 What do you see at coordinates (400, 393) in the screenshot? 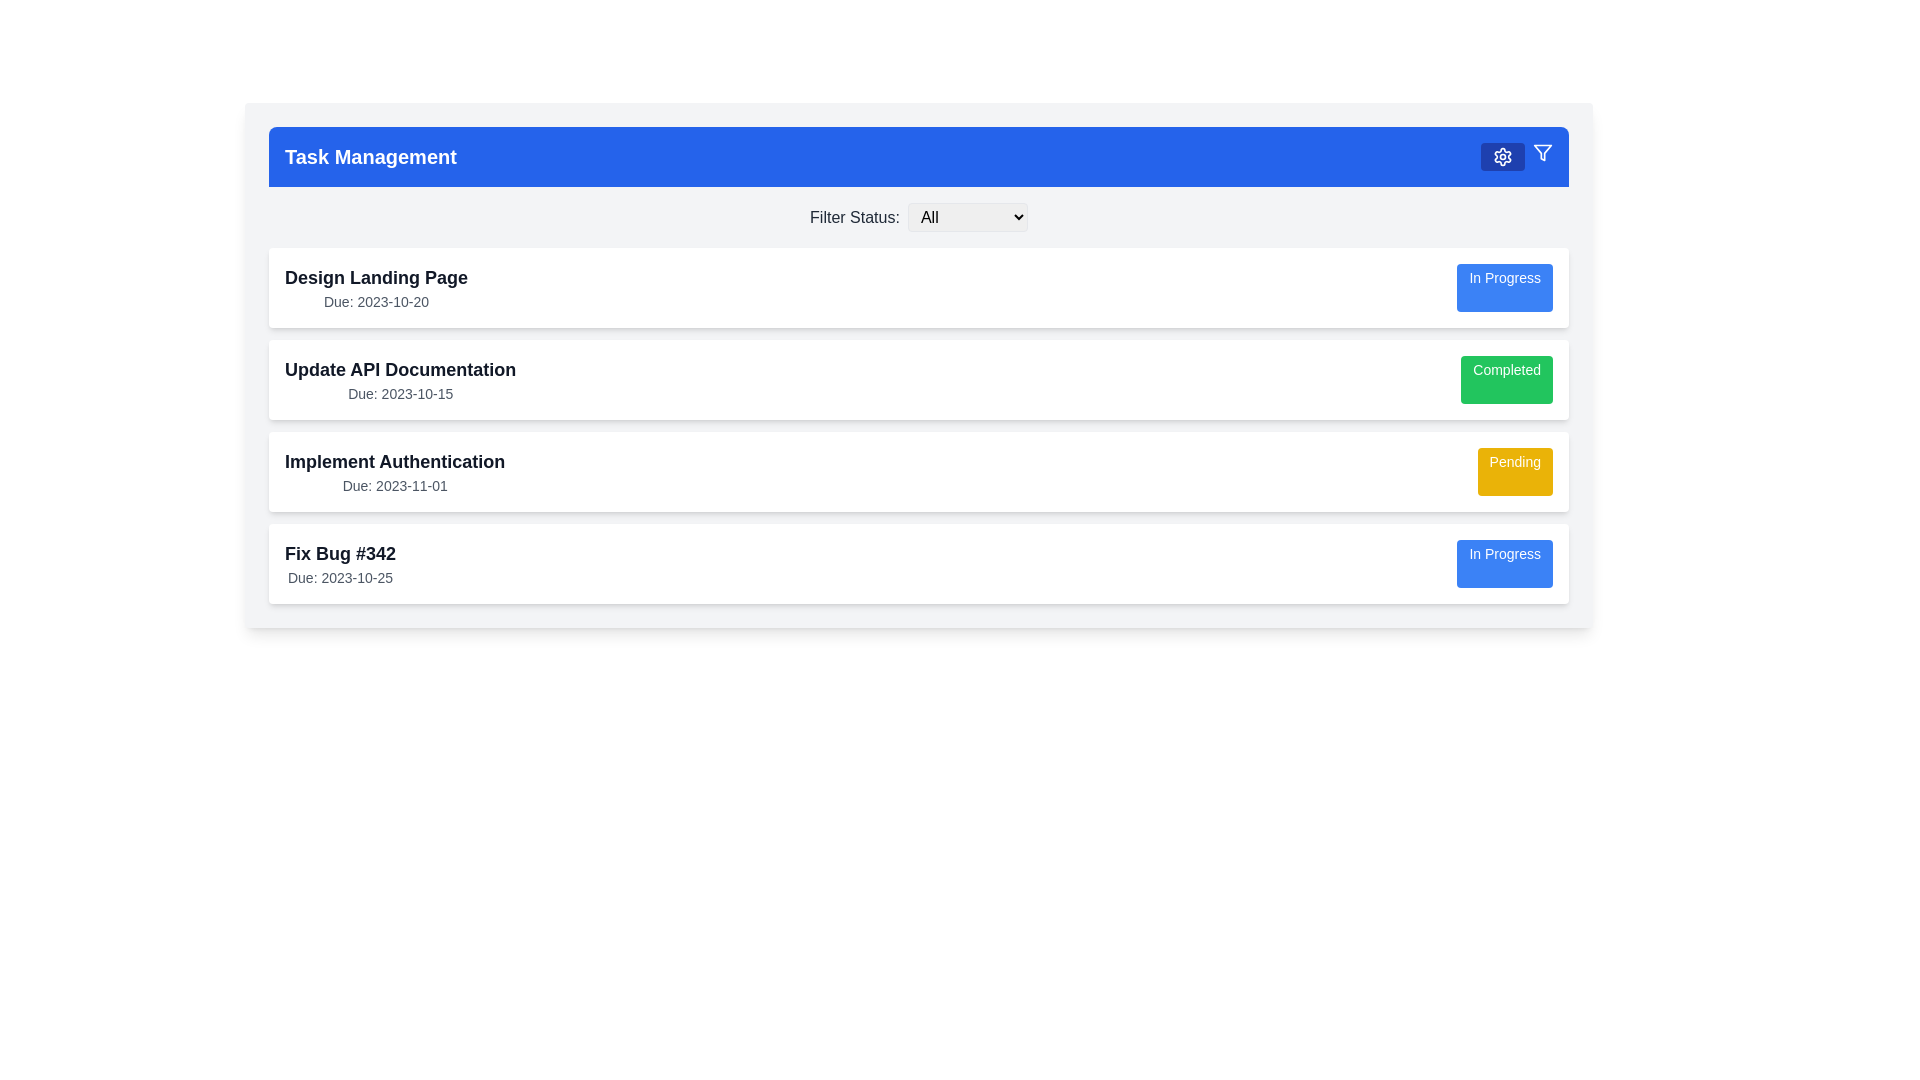
I see `due date displayed in the text label located below the title 'Update API Documentation' in the second task card` at bounding box center [400, 393].